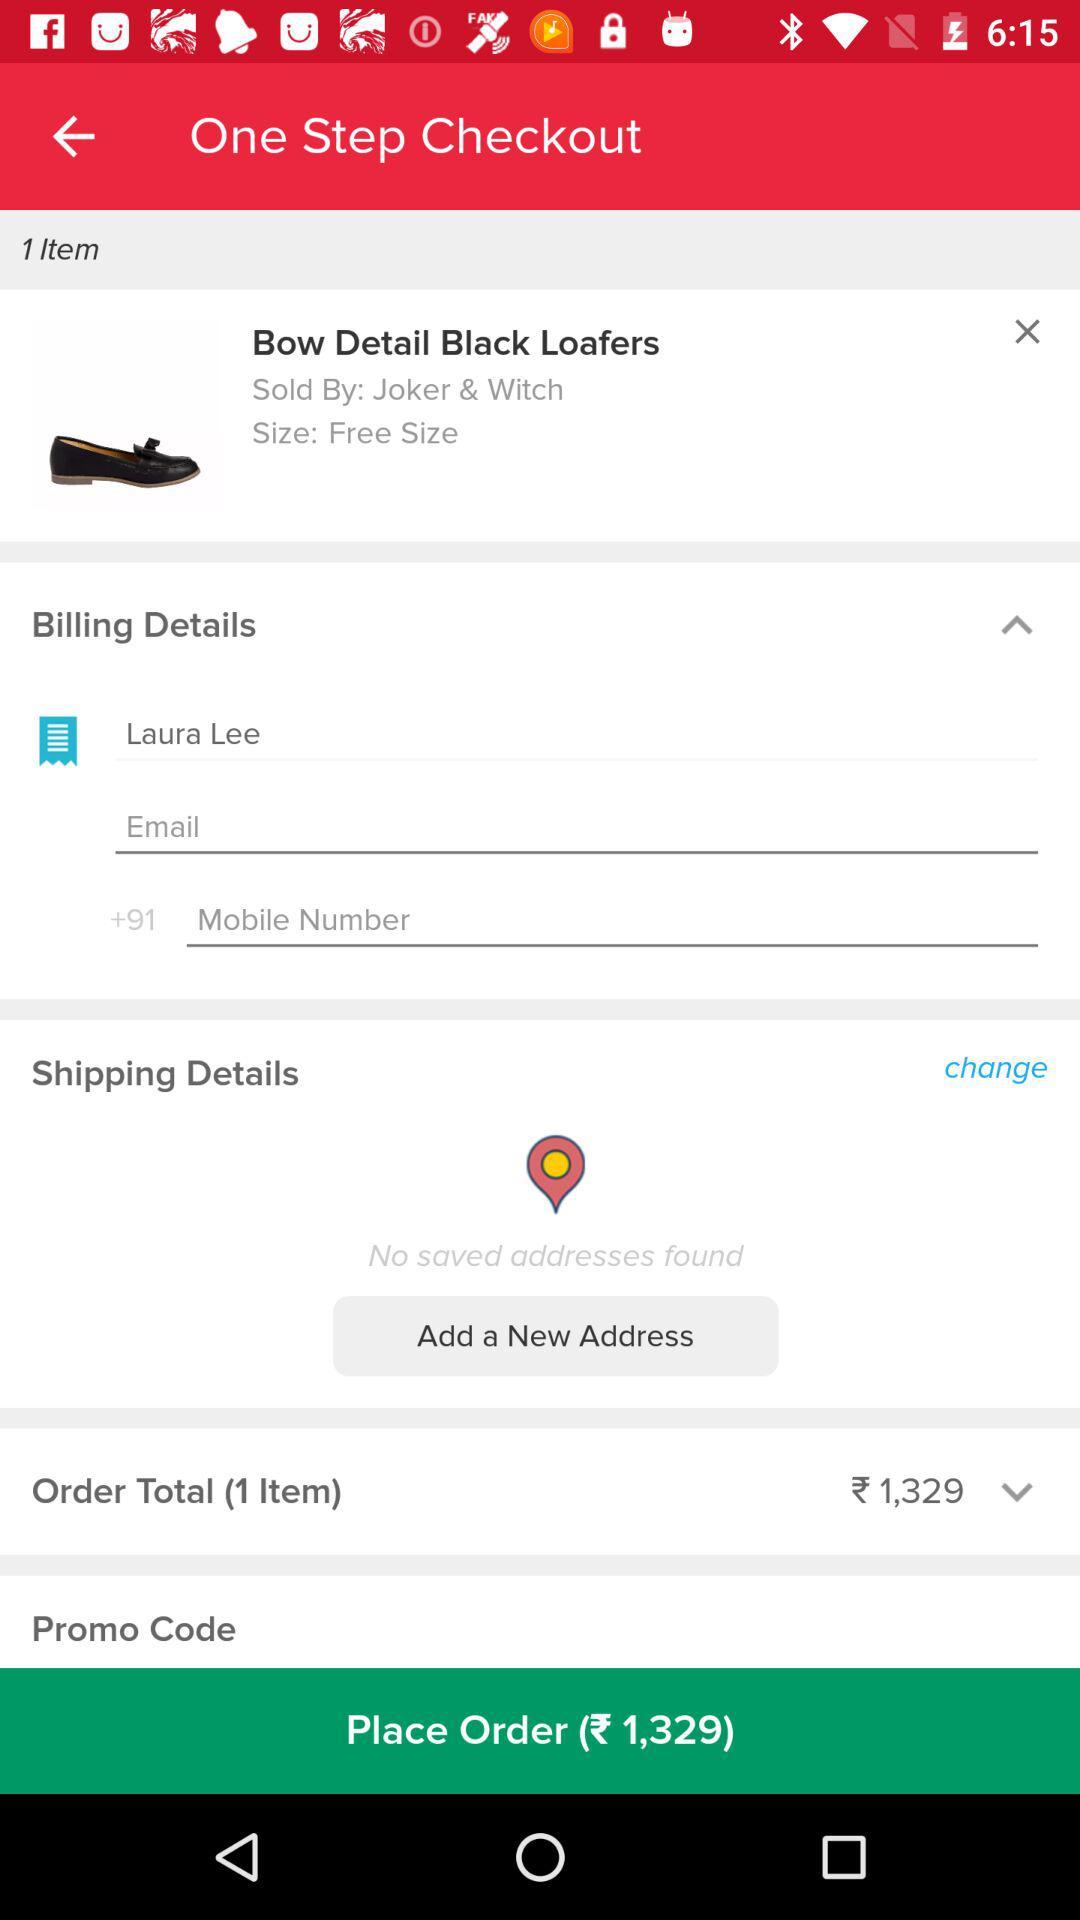  Describe the element at coordinates (126, 414) in the screenshot. I see `open item` at that location.